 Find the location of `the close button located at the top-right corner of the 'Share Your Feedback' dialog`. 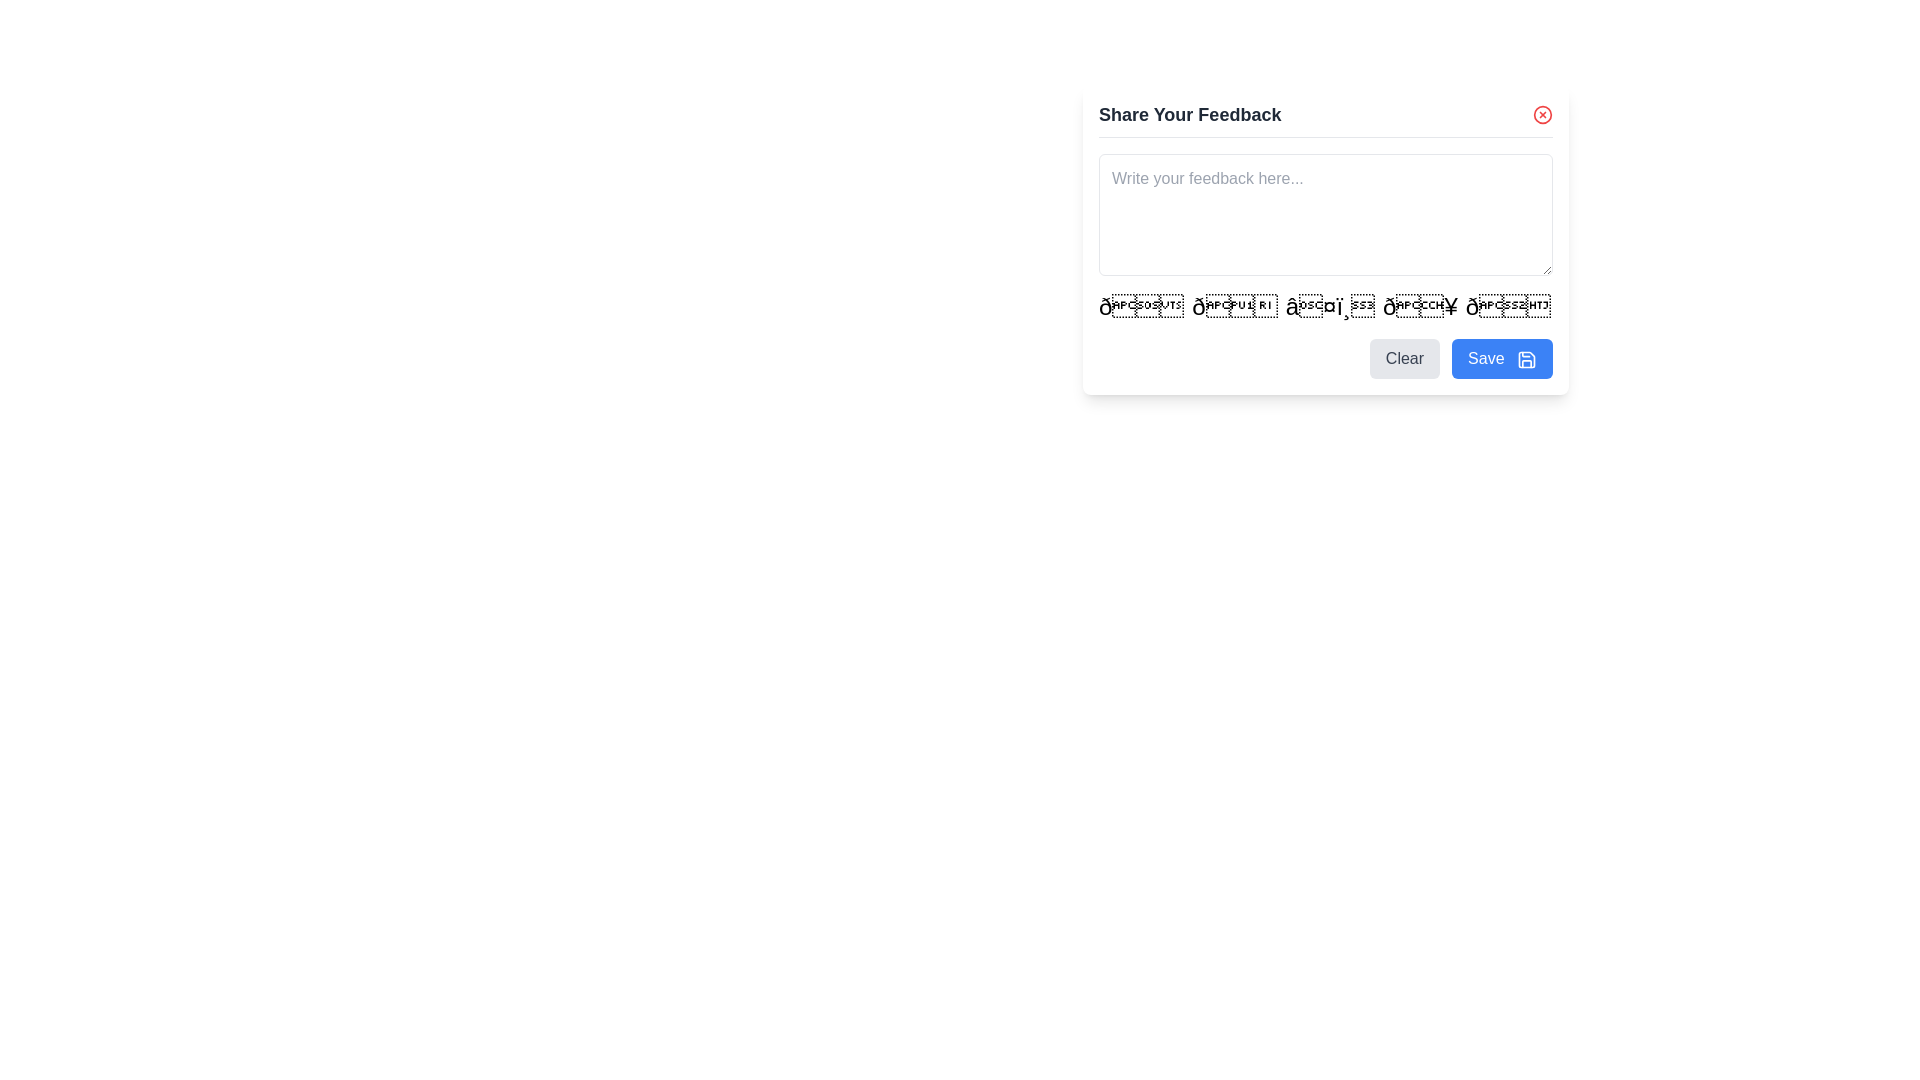

the close button located at the top-right corner of the 'Share Your Feedback' dialog is located at coordinates (1541, 115).